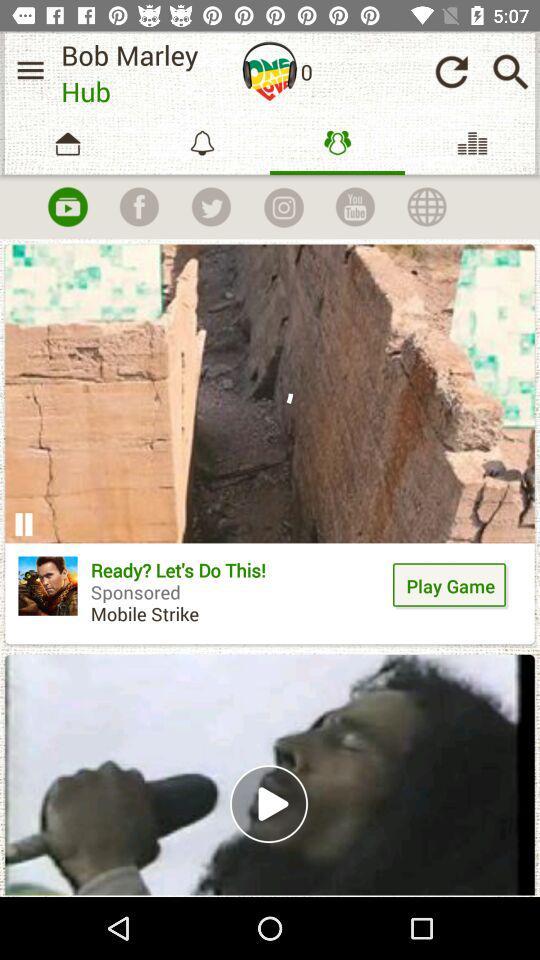 This screenshot has width=540, height=960. What do you see at coordinates (238, 599) in the screenshot?
I see `the ready let s` at bounding box center [238, 599].